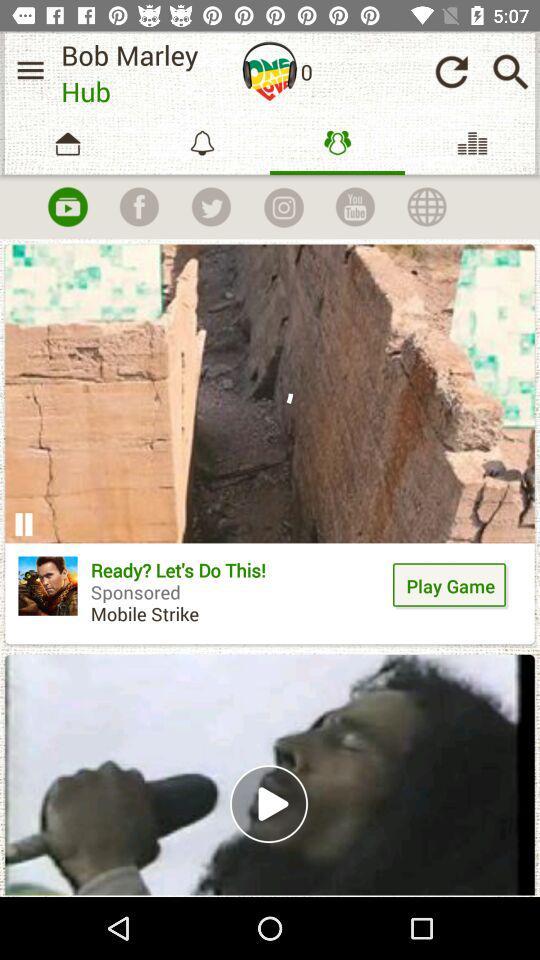 This screenshot has width=540, height=960. What do you see at coordinates (238, 599) in the screenshot?
I see `the ready let s` at bounding box center [238, 599].